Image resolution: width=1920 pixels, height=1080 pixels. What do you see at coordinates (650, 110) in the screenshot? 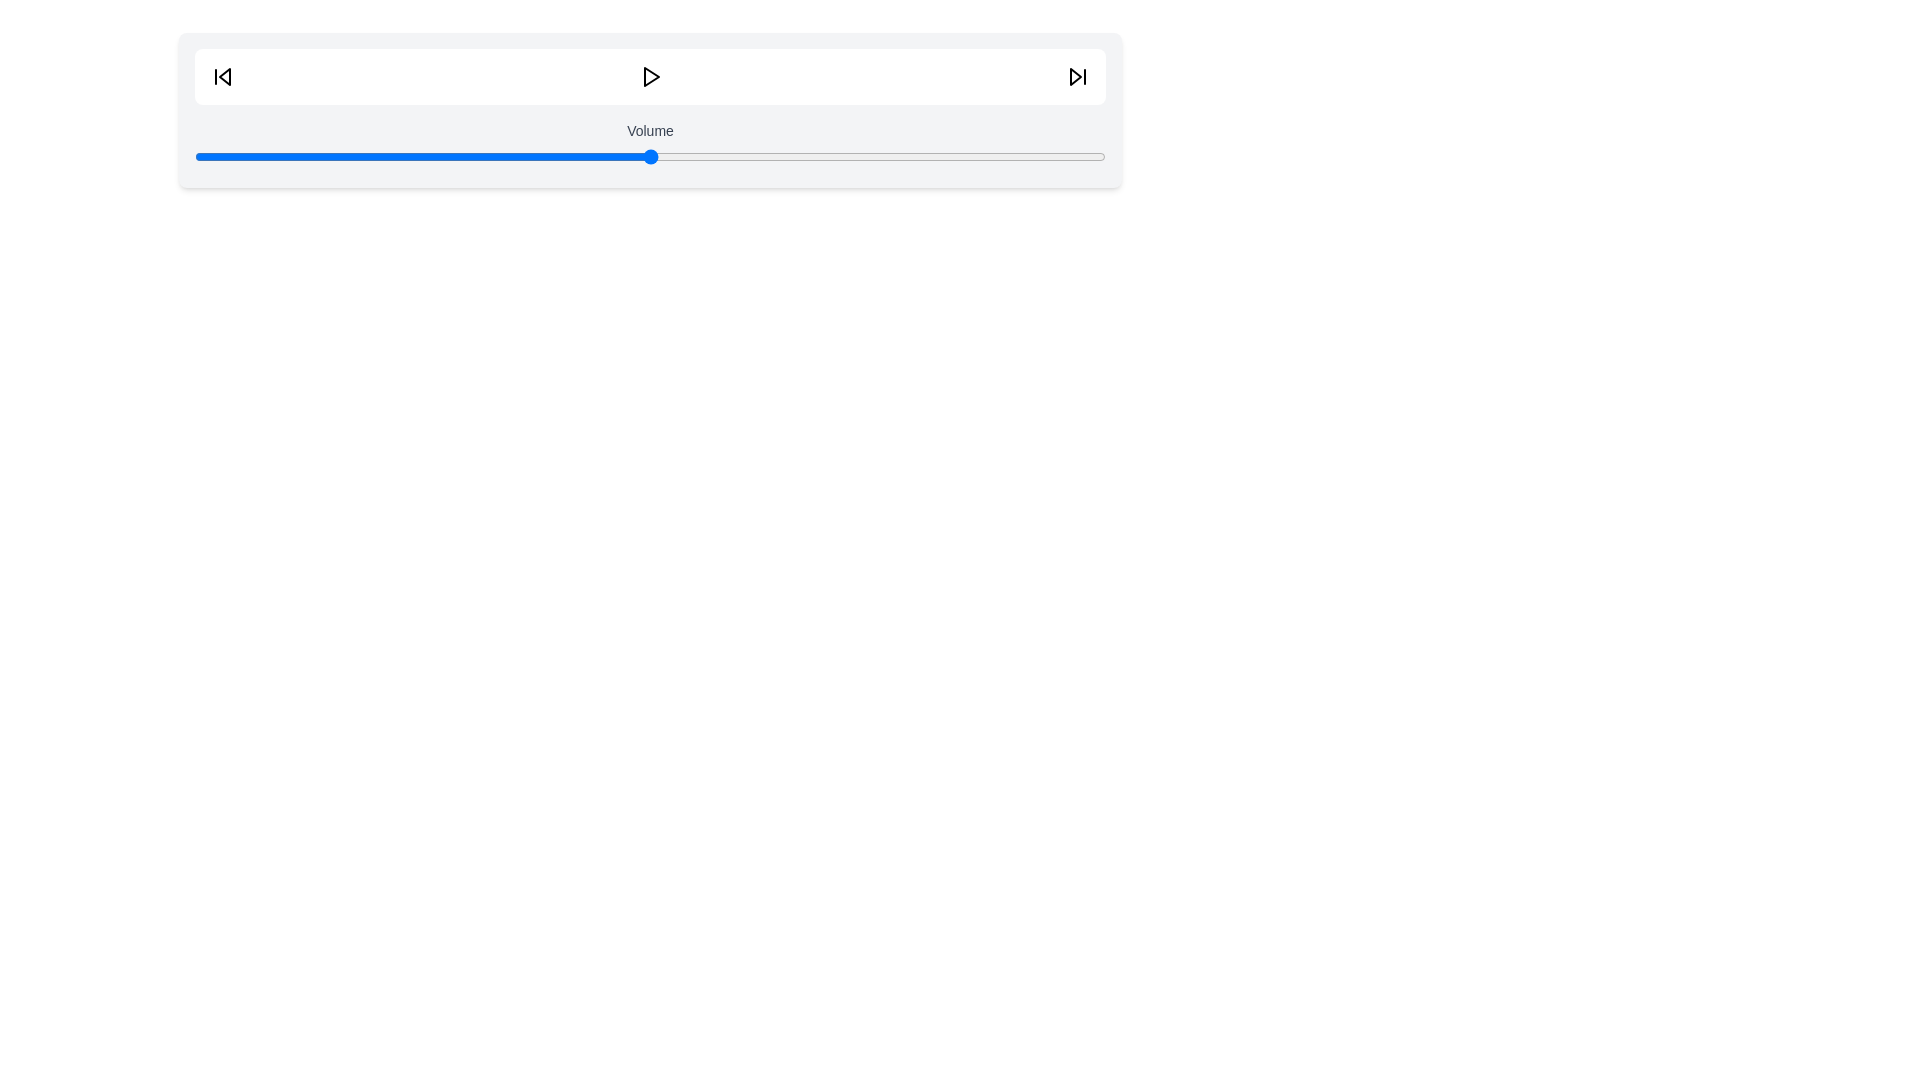
I see `the horizontal slider labeled 'Volume'` at bounding box center [650, 110].